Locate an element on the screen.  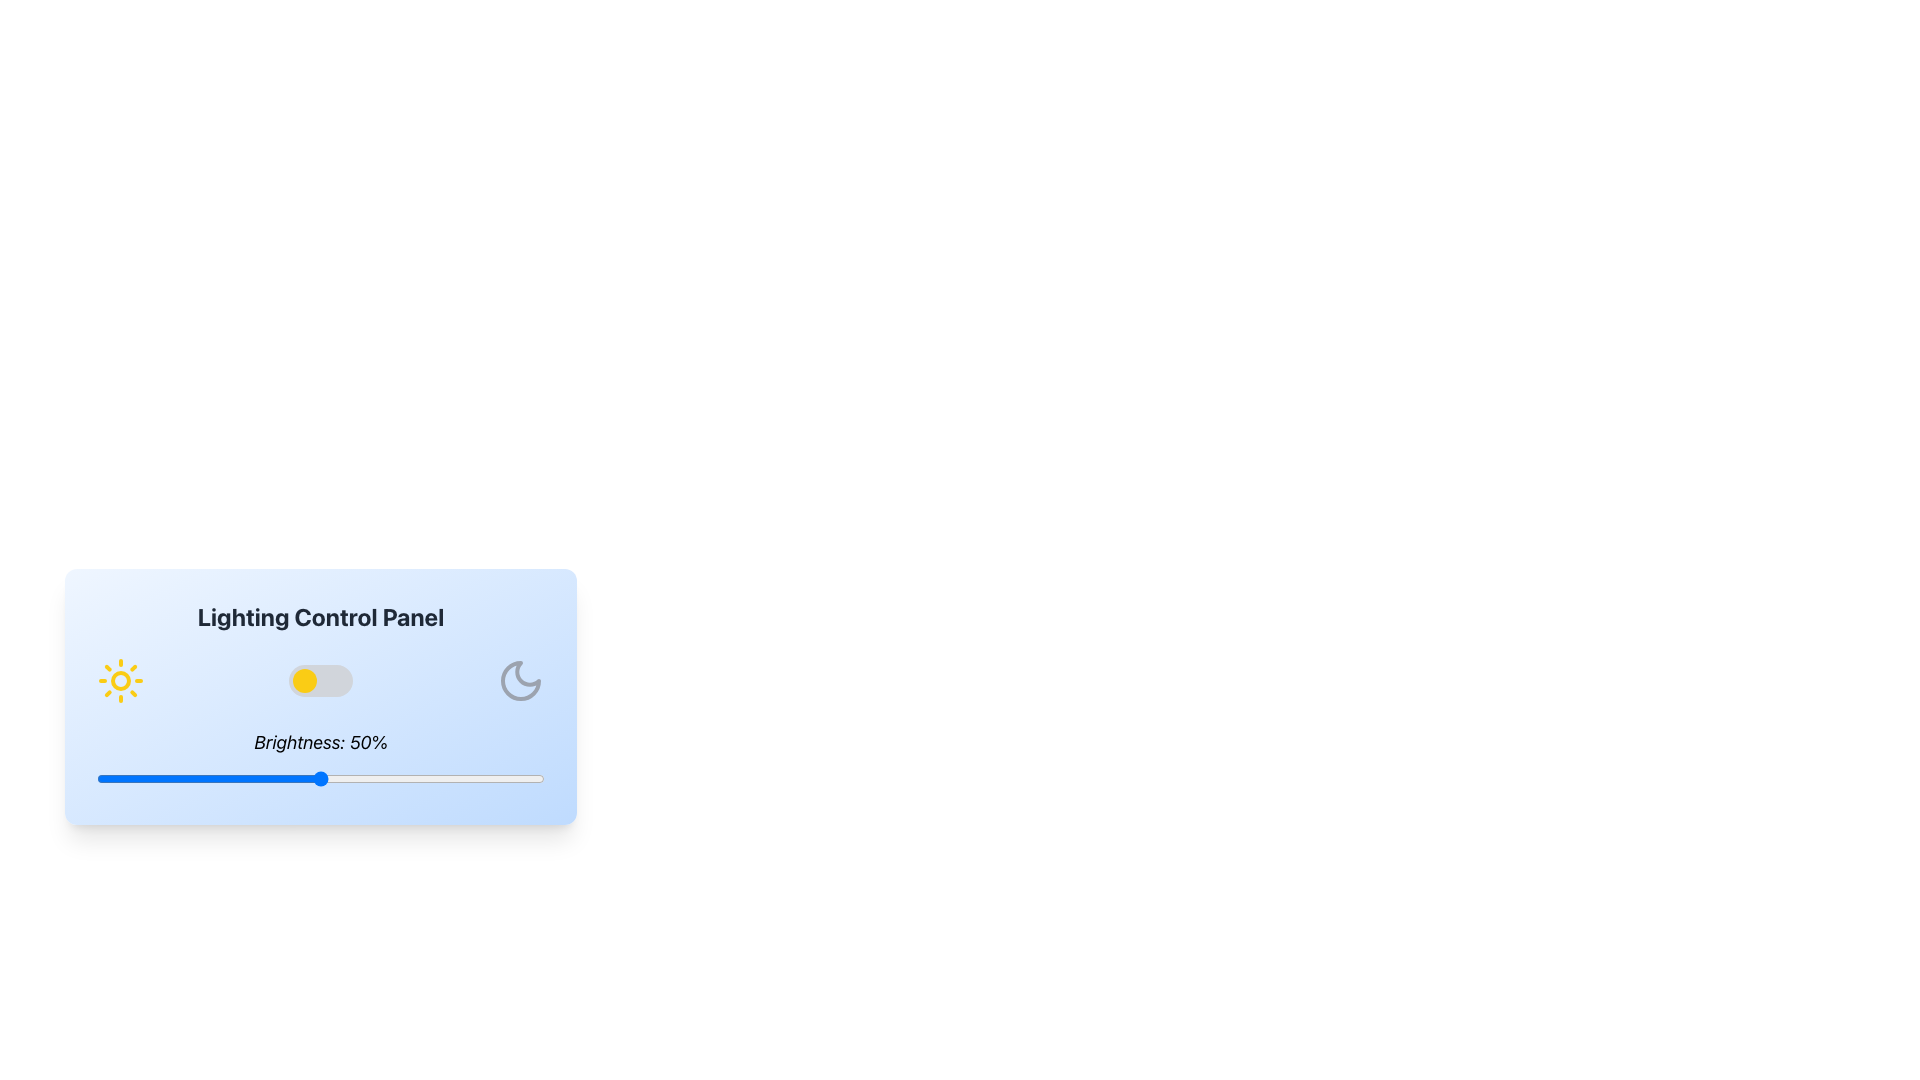
the brightness is located at coordinates (536, 778).